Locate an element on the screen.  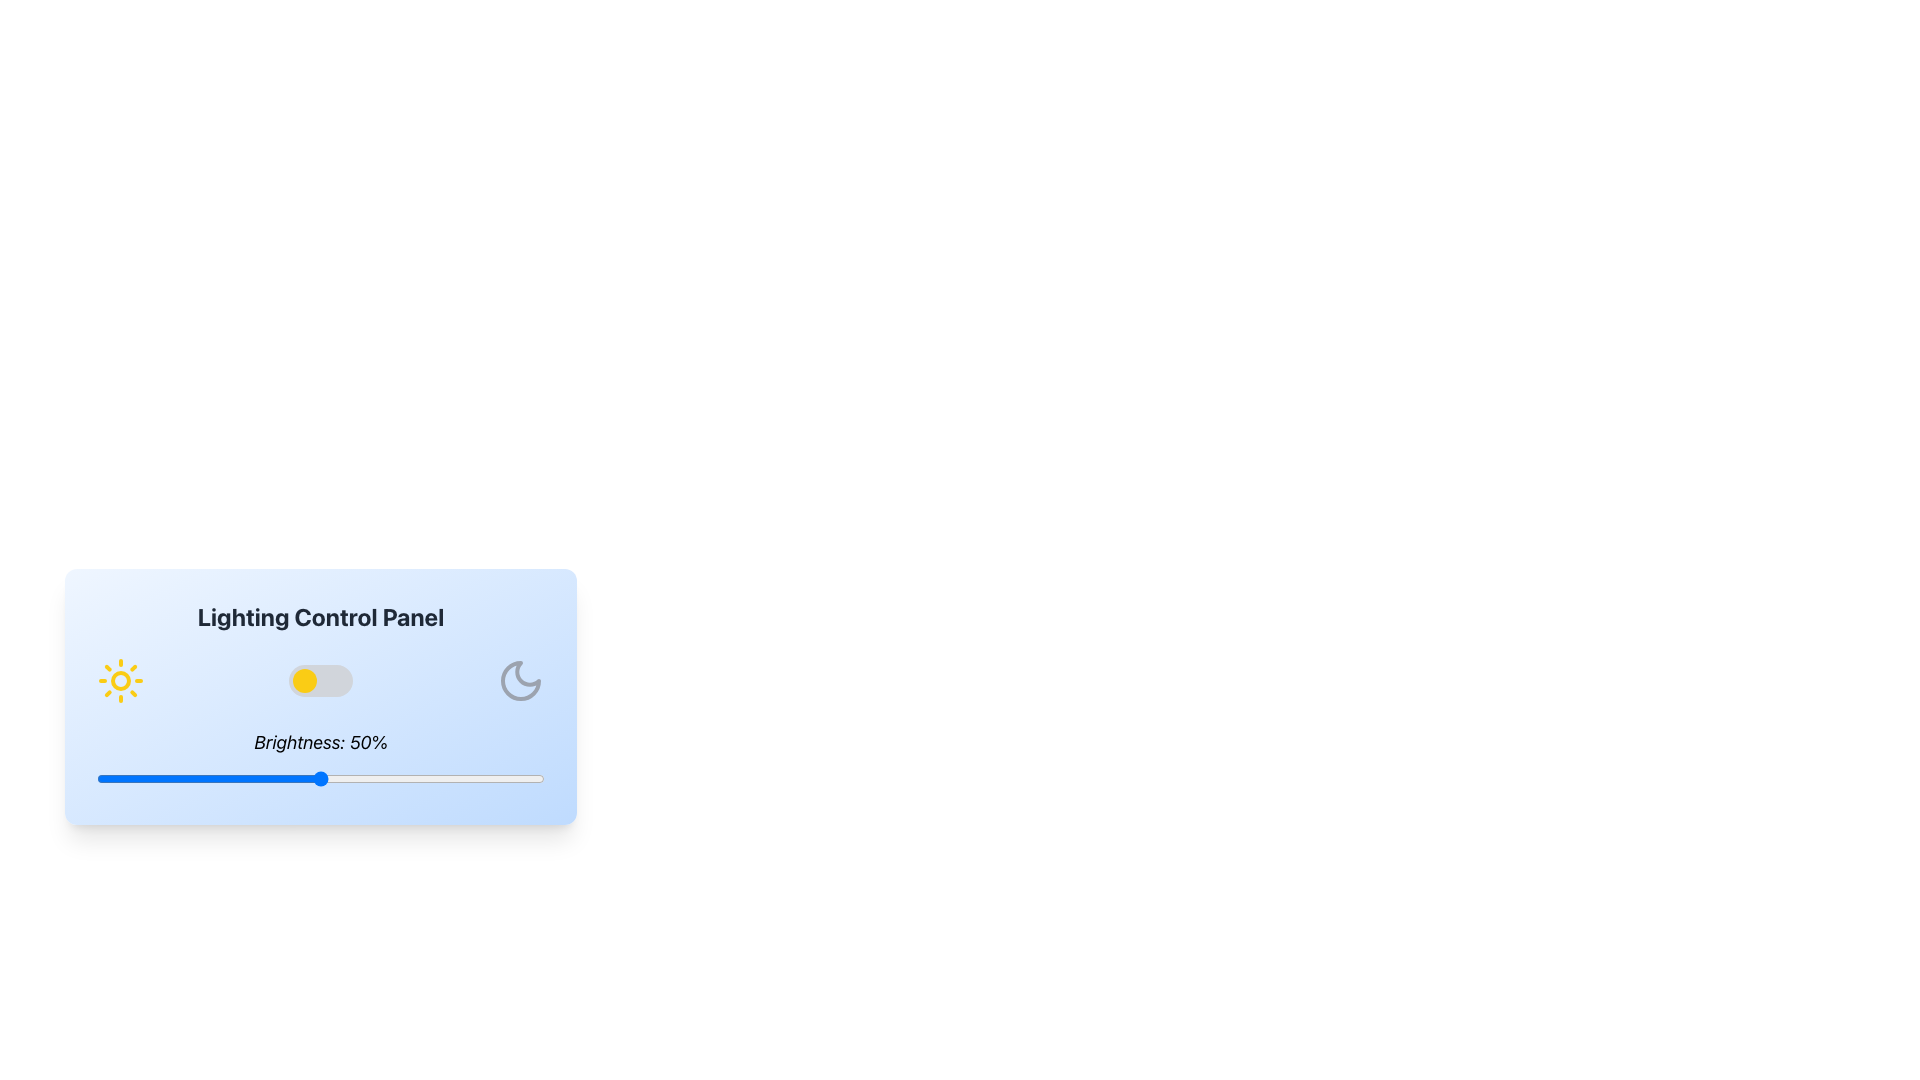
the brightness is located at coordinates (536, 778).